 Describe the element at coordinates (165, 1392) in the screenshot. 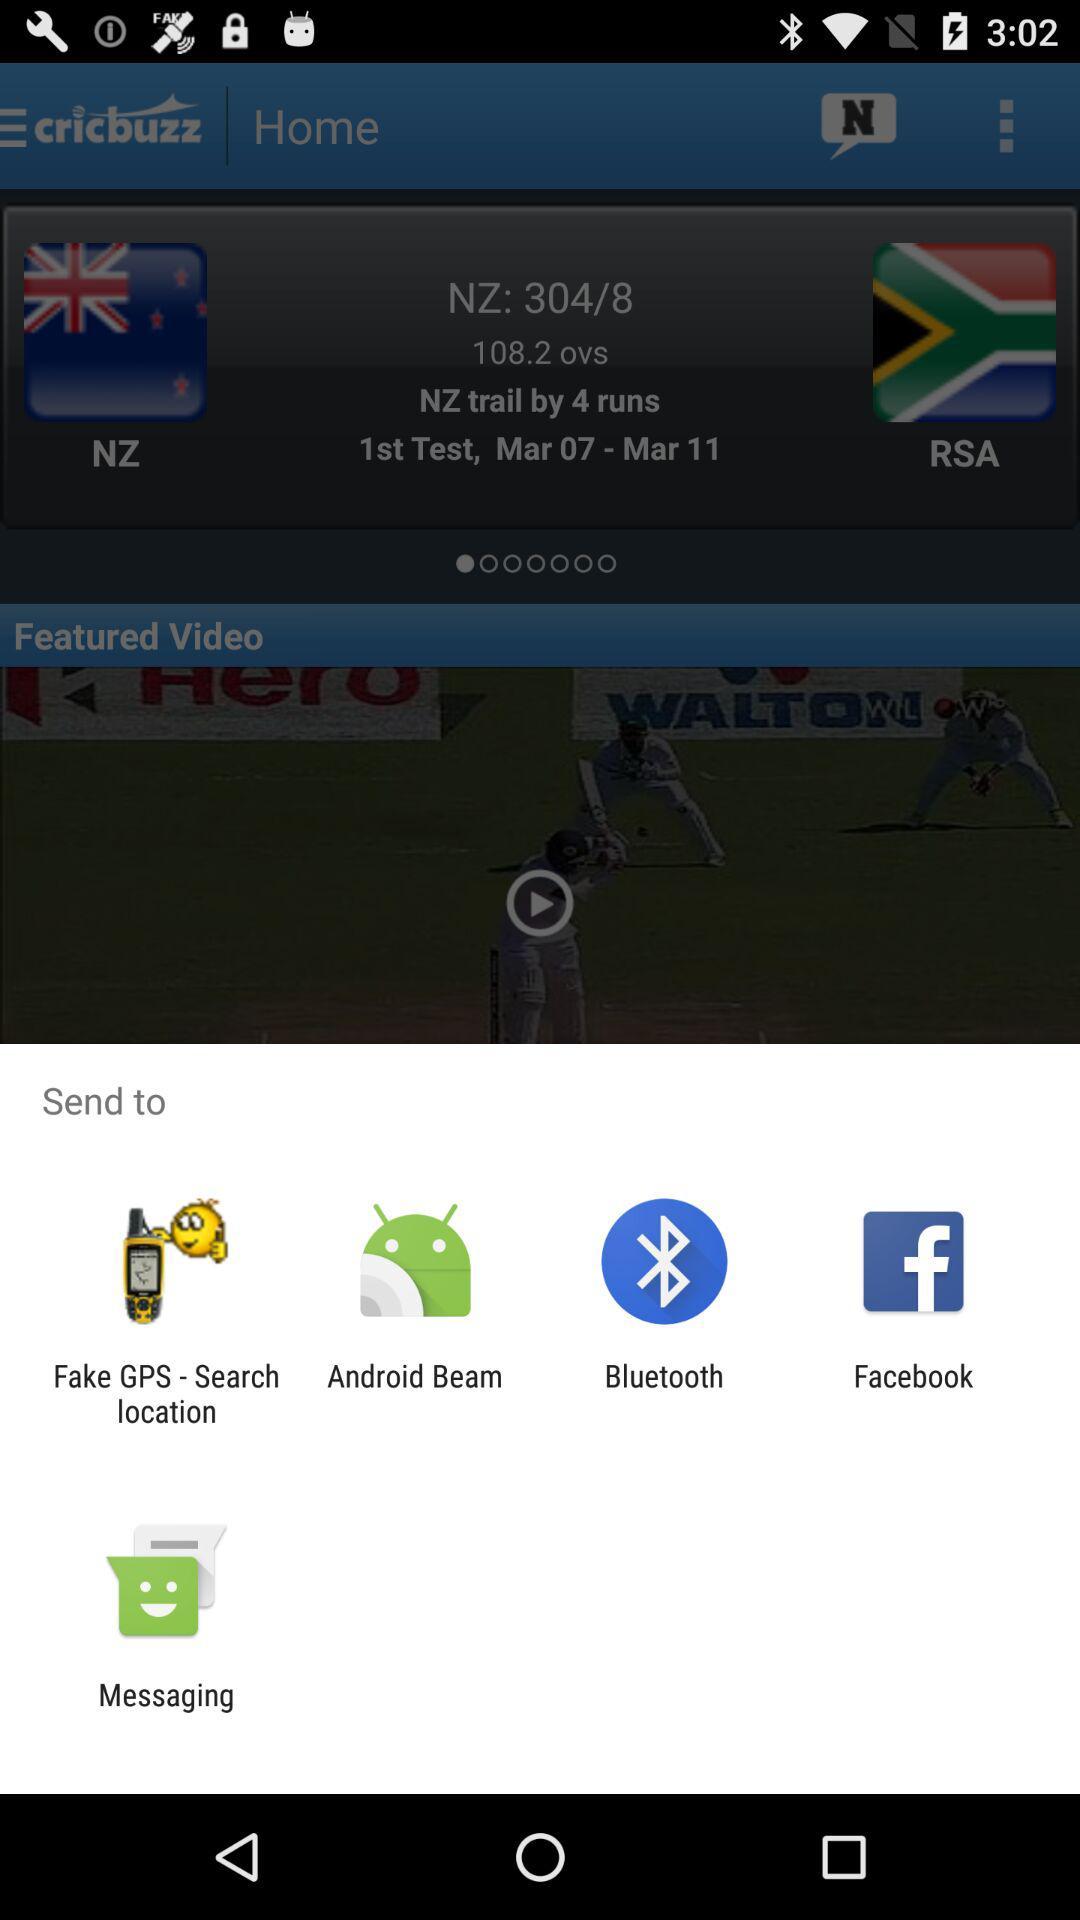

I see `the fake gps search item` at that location.